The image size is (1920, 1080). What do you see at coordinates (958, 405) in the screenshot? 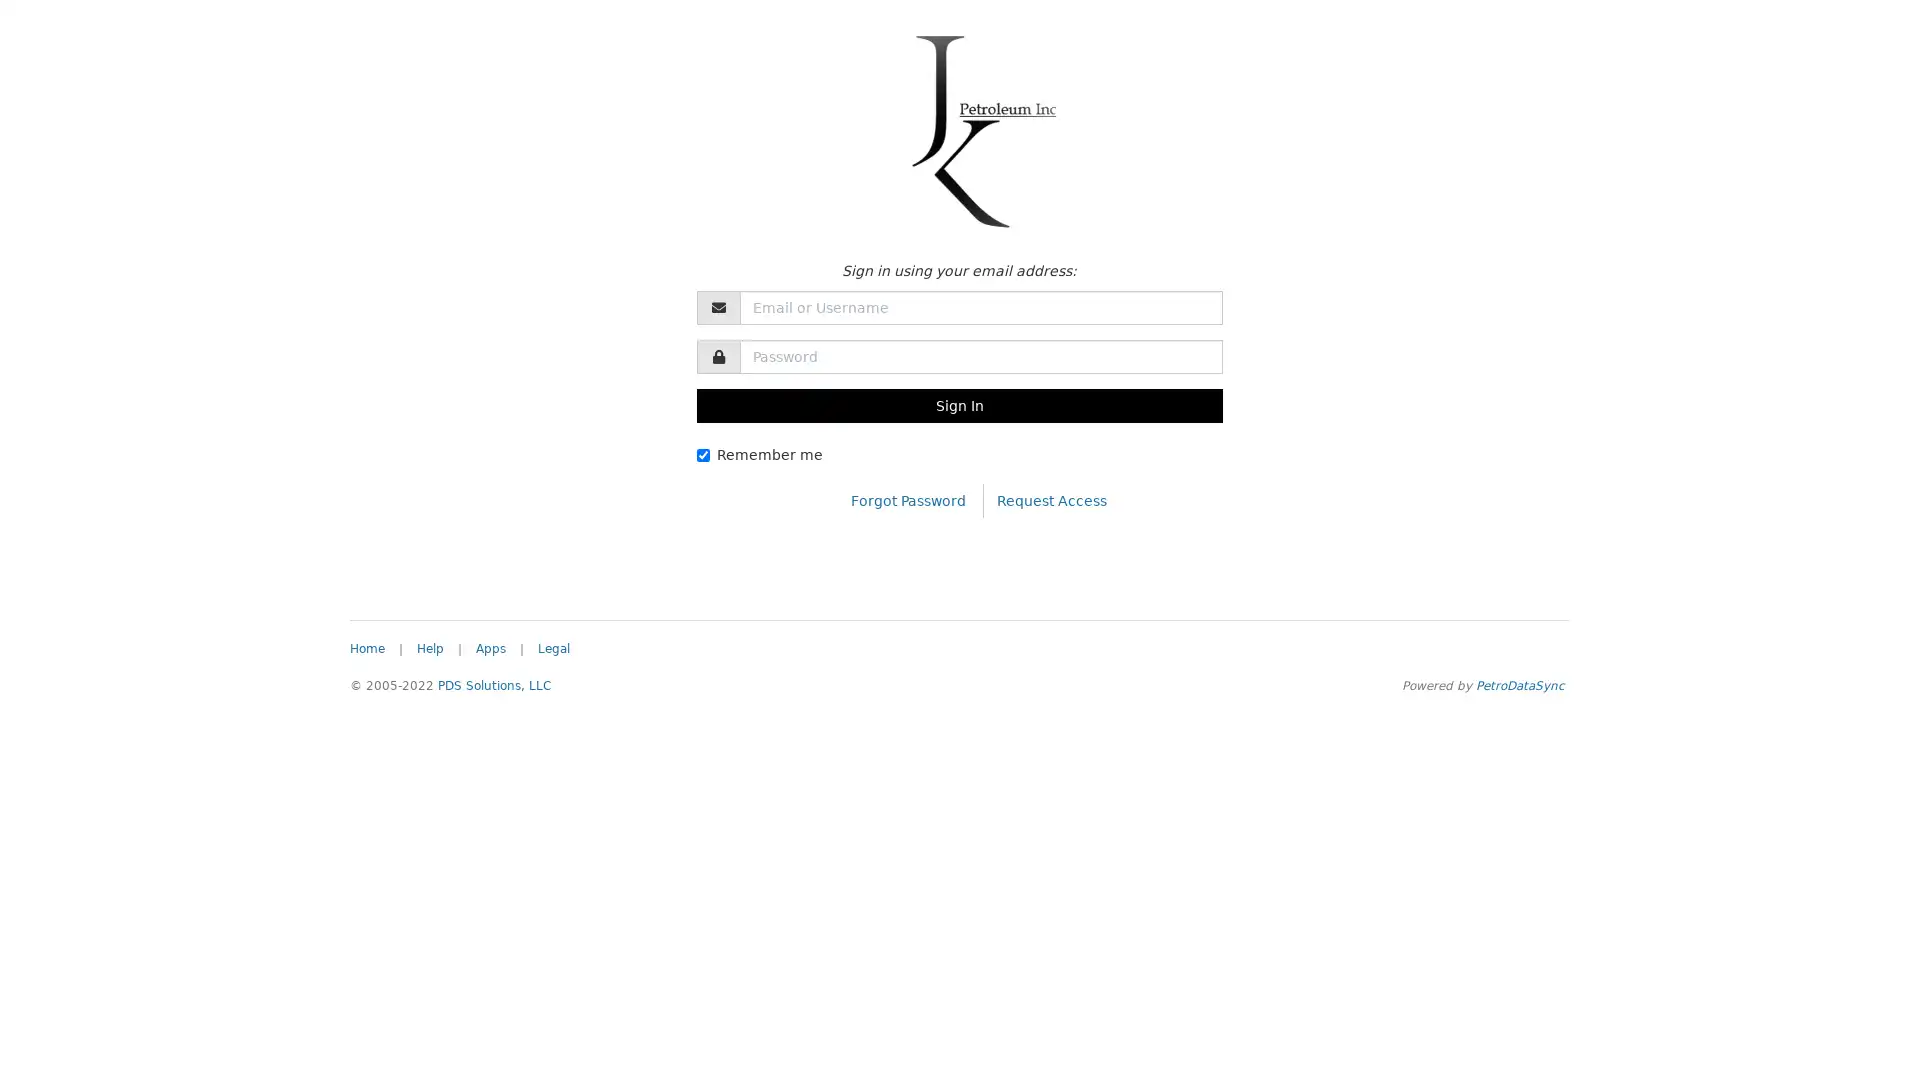
I see `Sign In` at bounding box center [958, 405].